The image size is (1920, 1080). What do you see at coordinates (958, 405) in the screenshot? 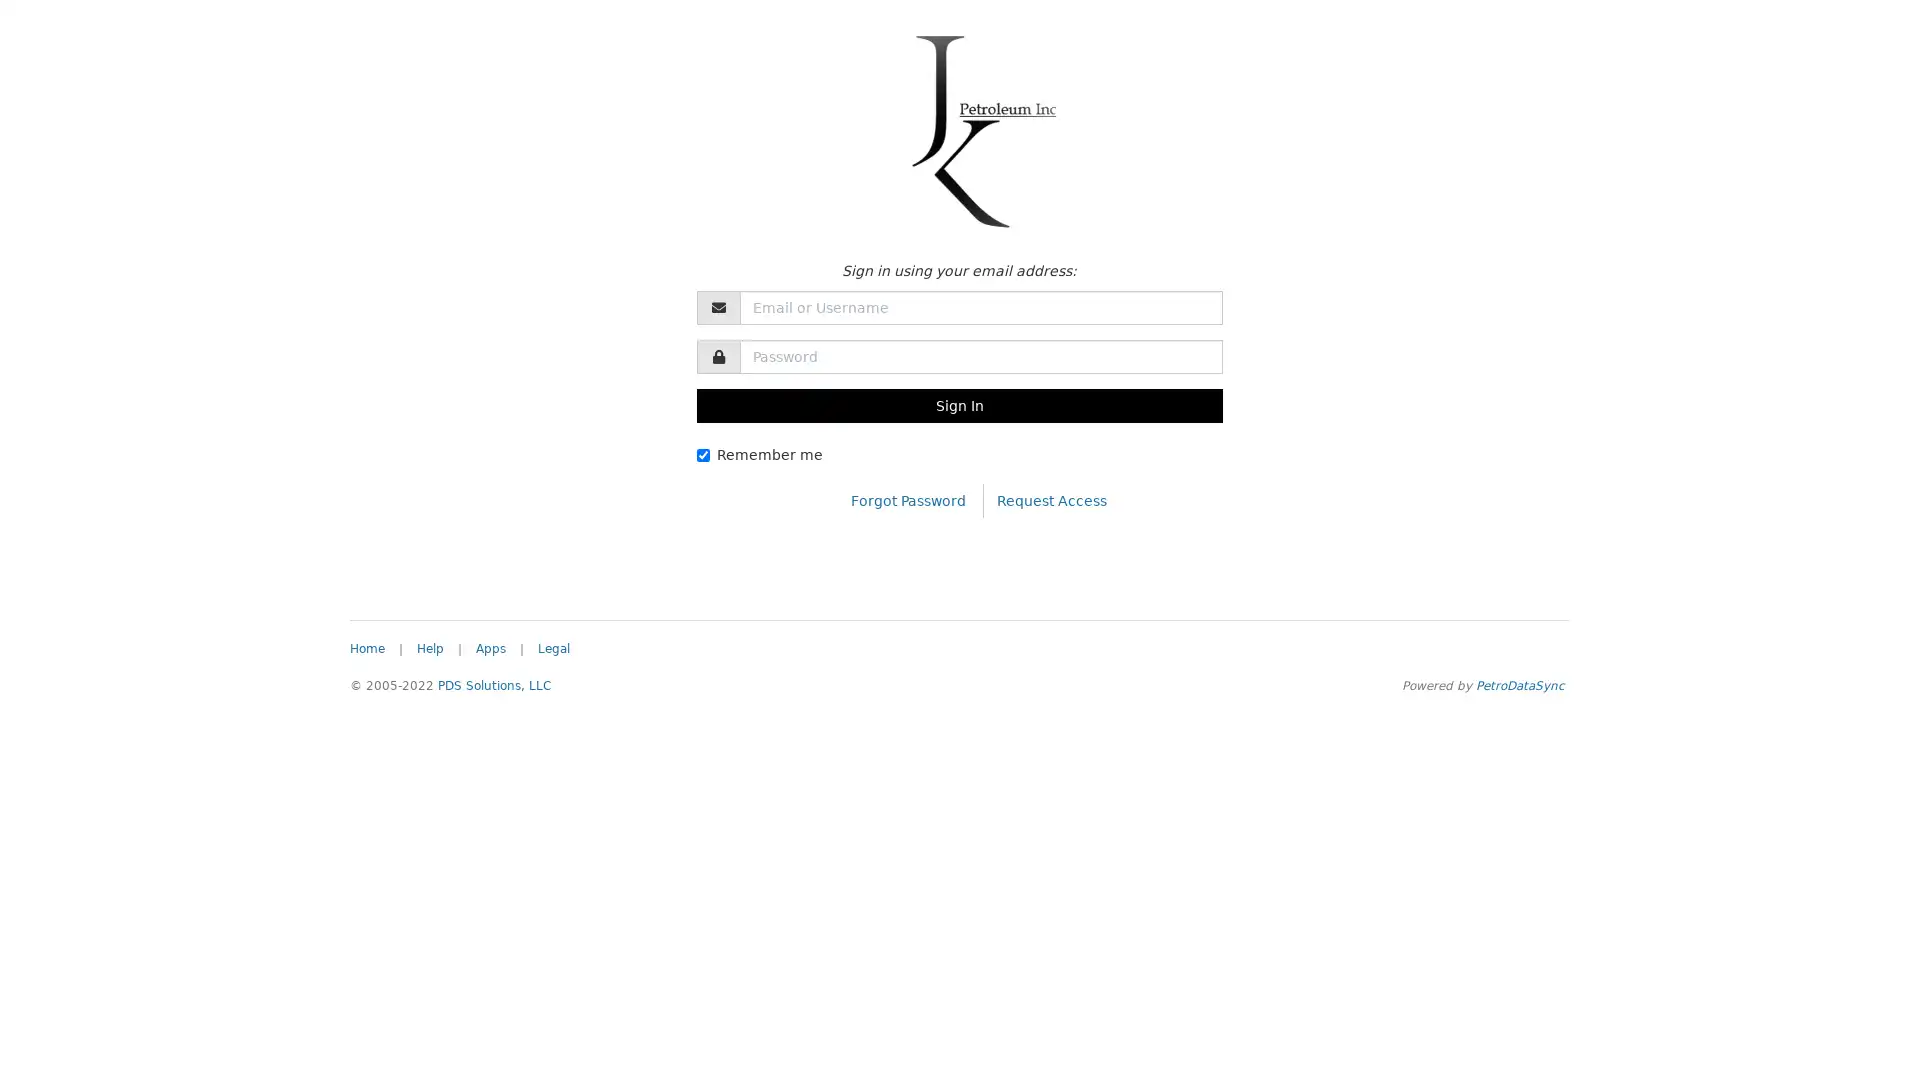
I see `Sign In` at bounding box center [958, 405].